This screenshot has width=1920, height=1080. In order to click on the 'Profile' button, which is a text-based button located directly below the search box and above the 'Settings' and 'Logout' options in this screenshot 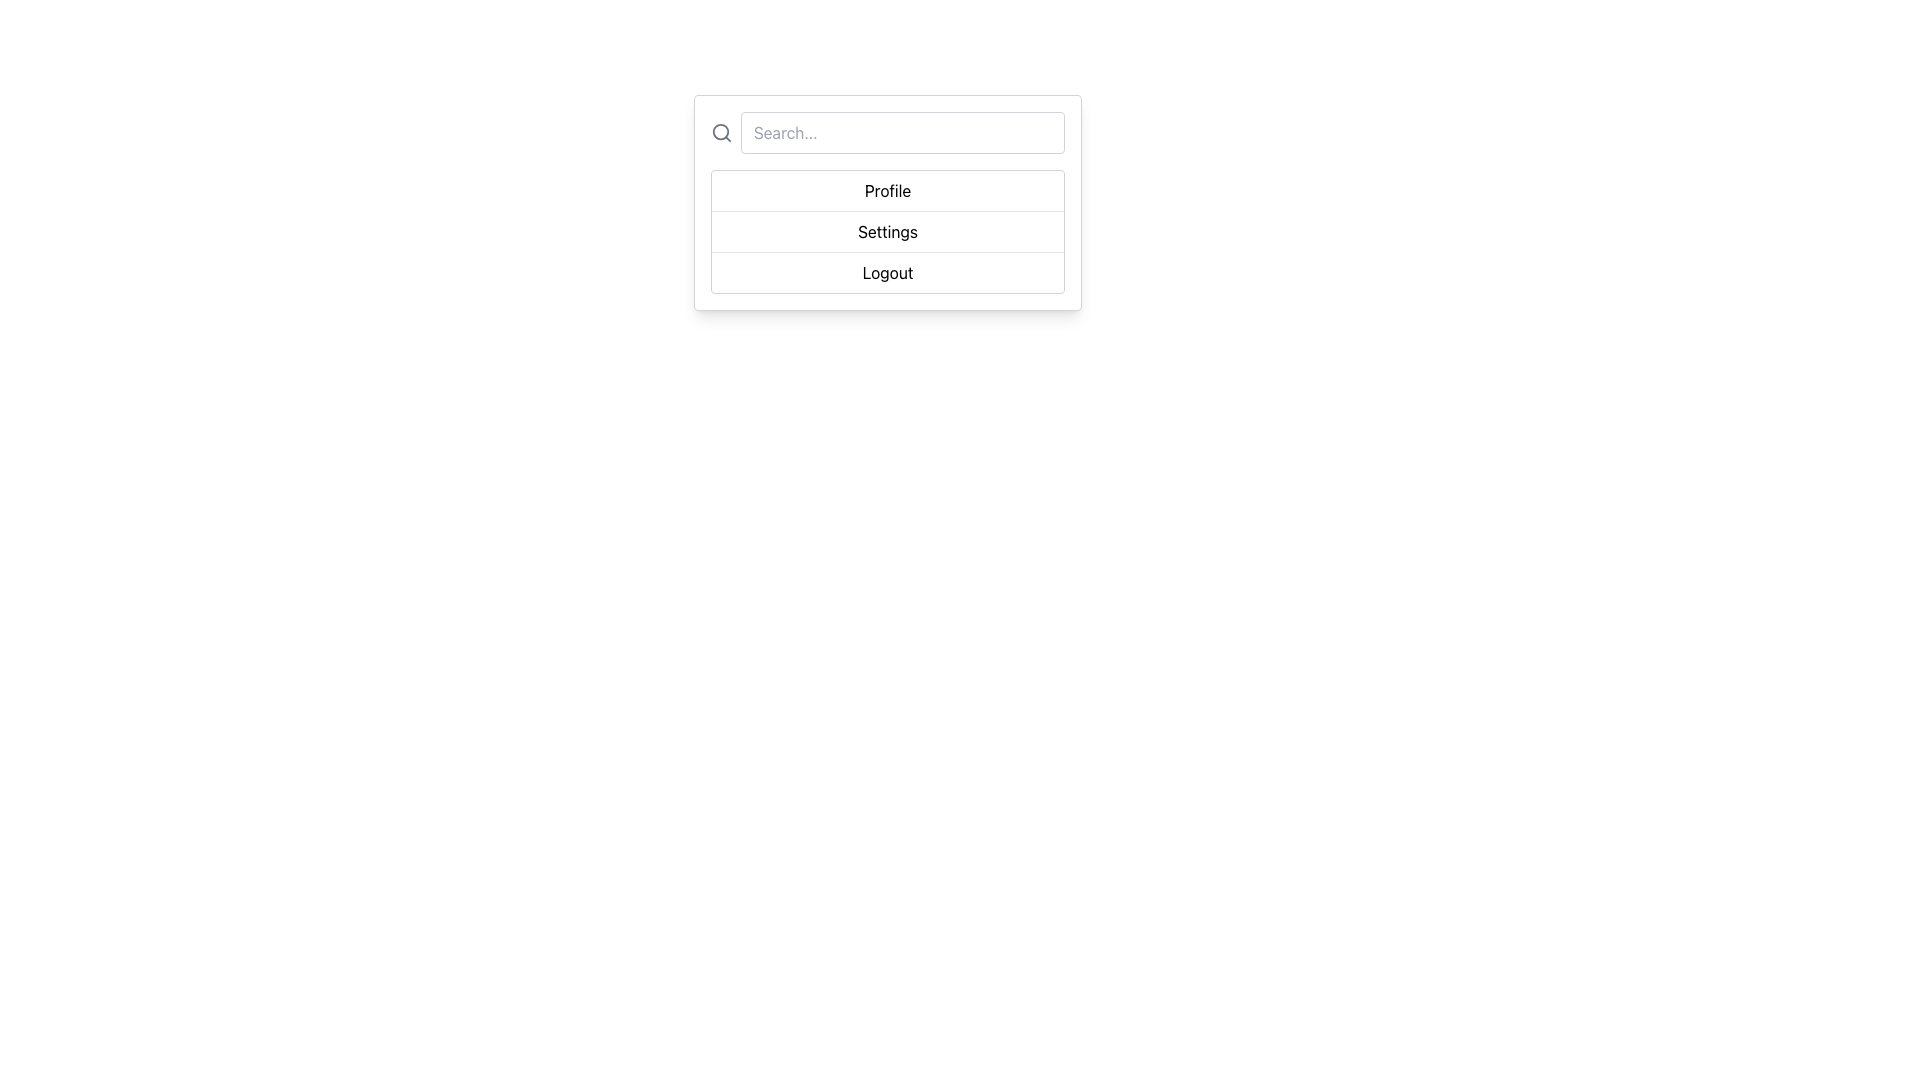, I will do `click(887, 191)`.